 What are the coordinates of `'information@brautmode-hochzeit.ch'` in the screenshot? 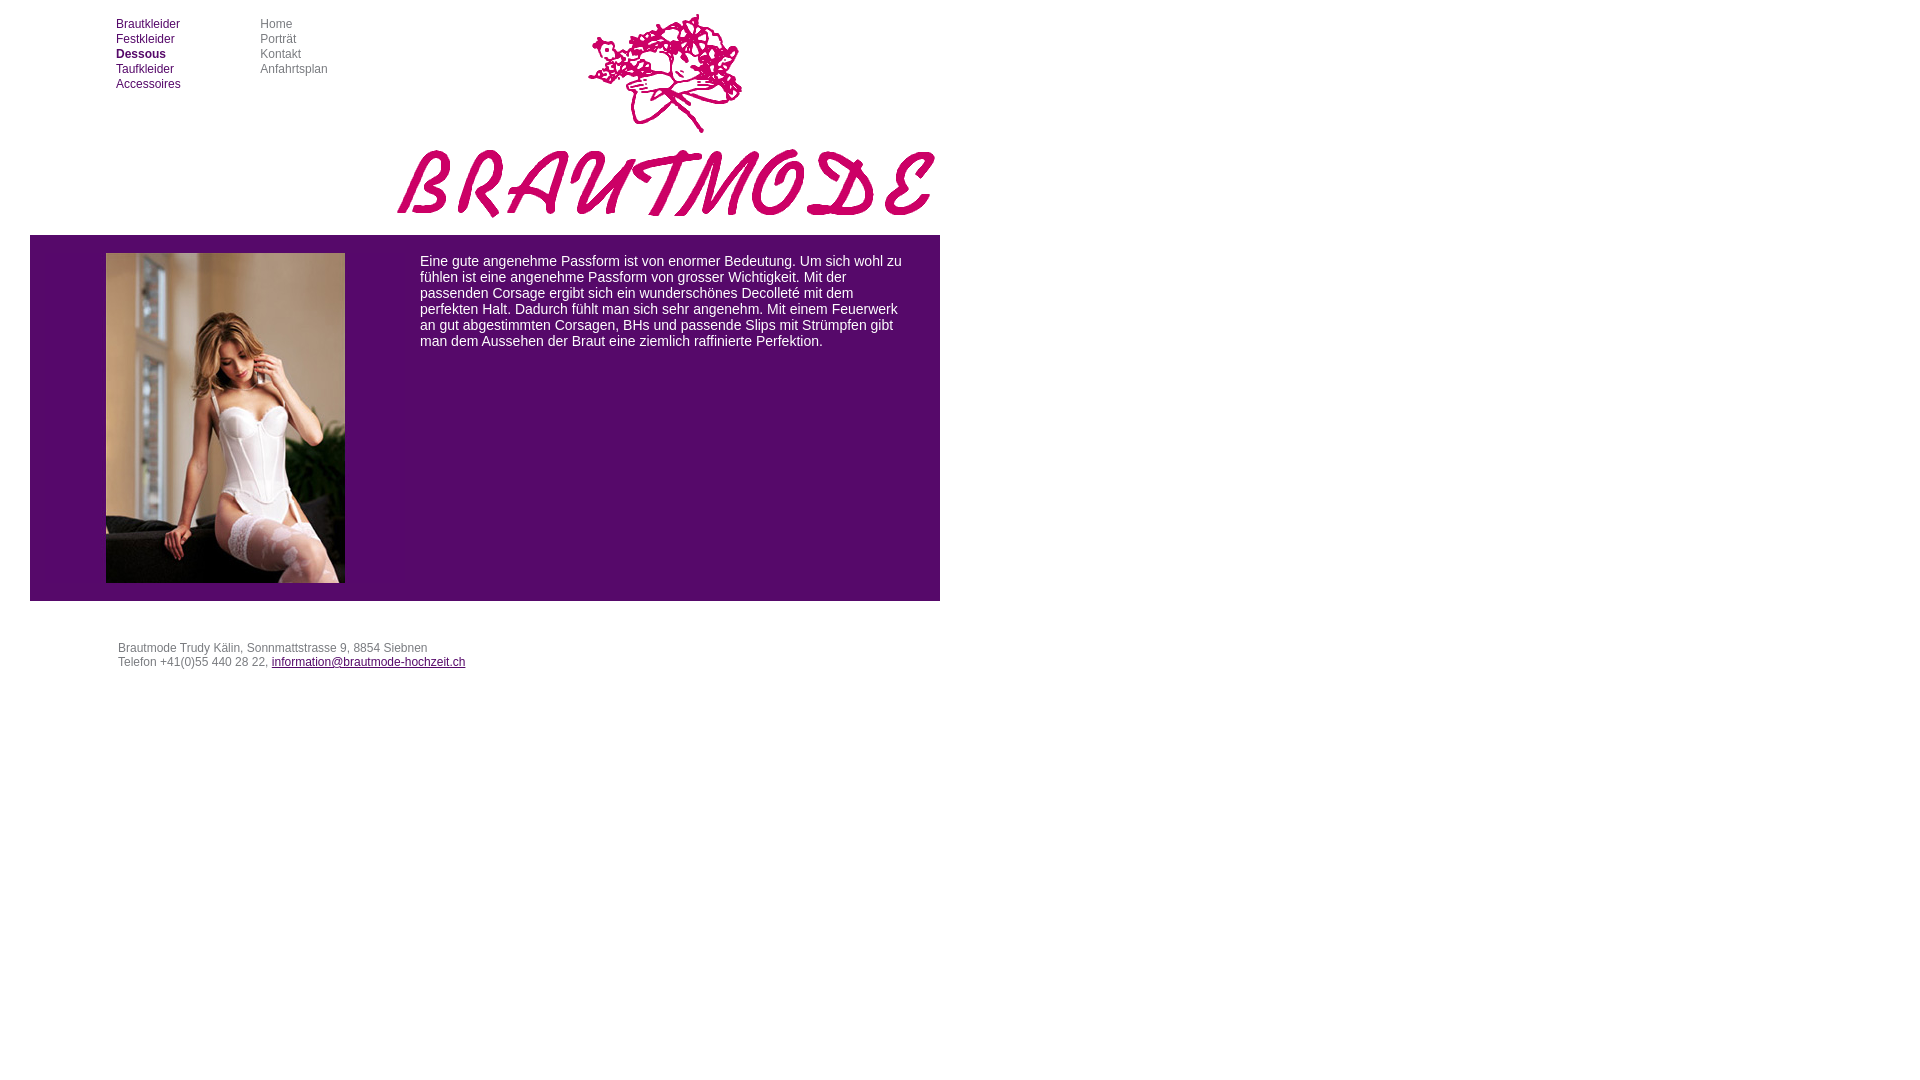 It's located at (369, 662).